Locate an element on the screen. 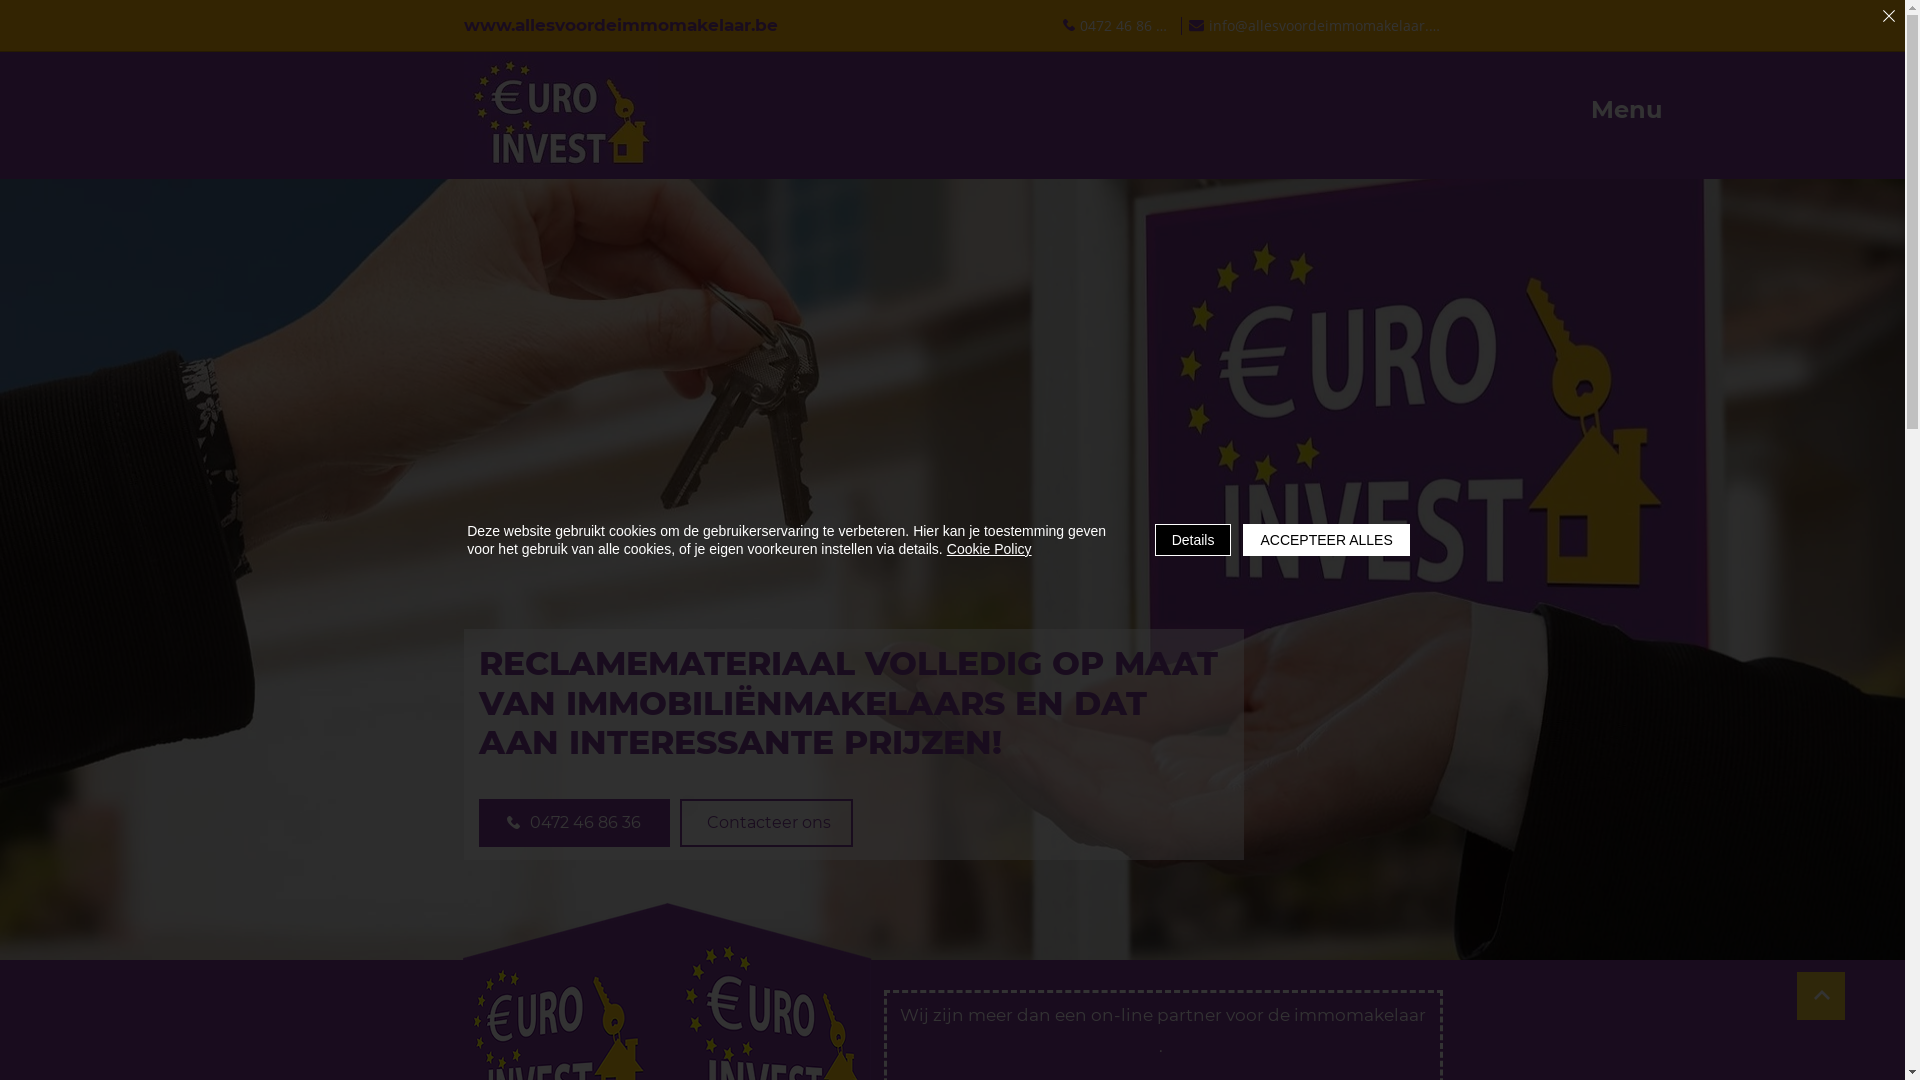  'ACCEPTEER ALLES' is located at coordinates (1325, 540).